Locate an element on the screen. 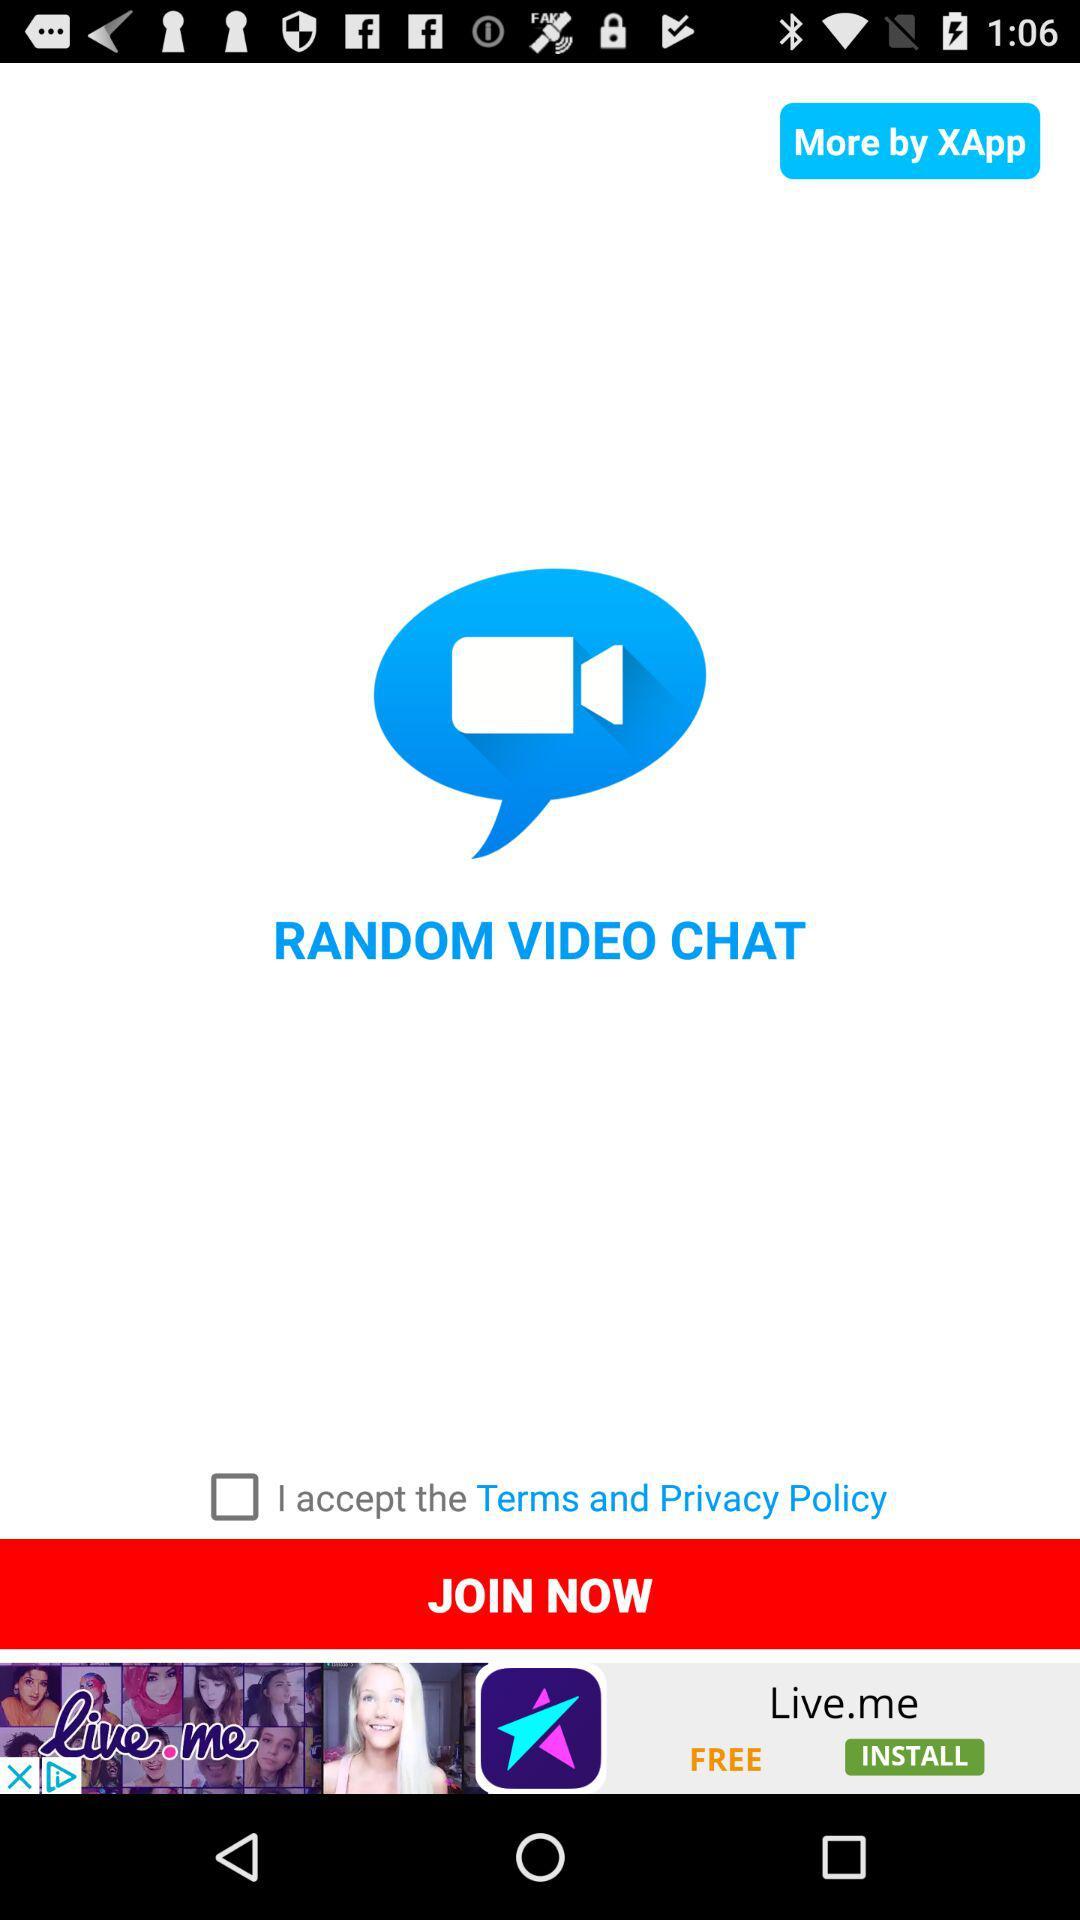 The width and height of the screenshot is (1080, 1920). filter is located at coordinates (233, 1497).